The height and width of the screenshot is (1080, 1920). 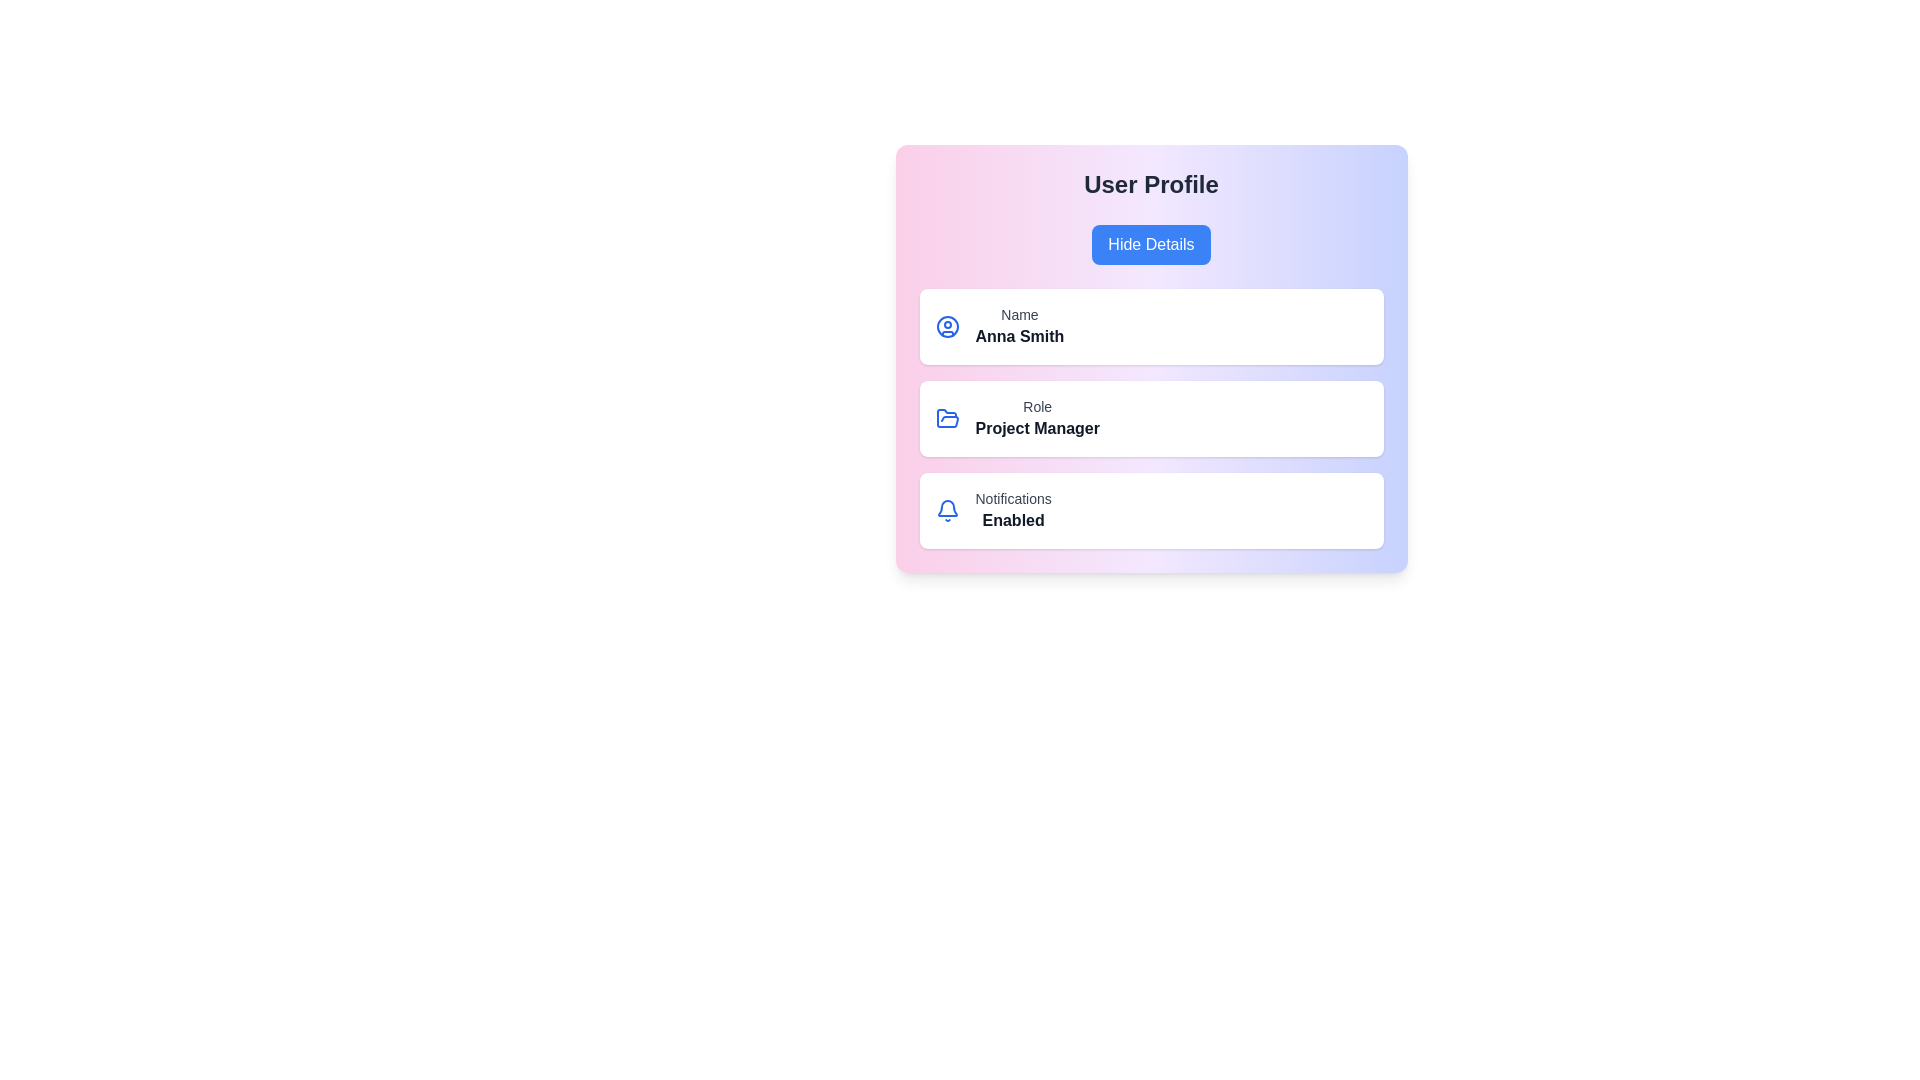 I want to click on the open folder icon located in the top-left corner of the 'Role Project Manager' card, so click(x=946, y=418).